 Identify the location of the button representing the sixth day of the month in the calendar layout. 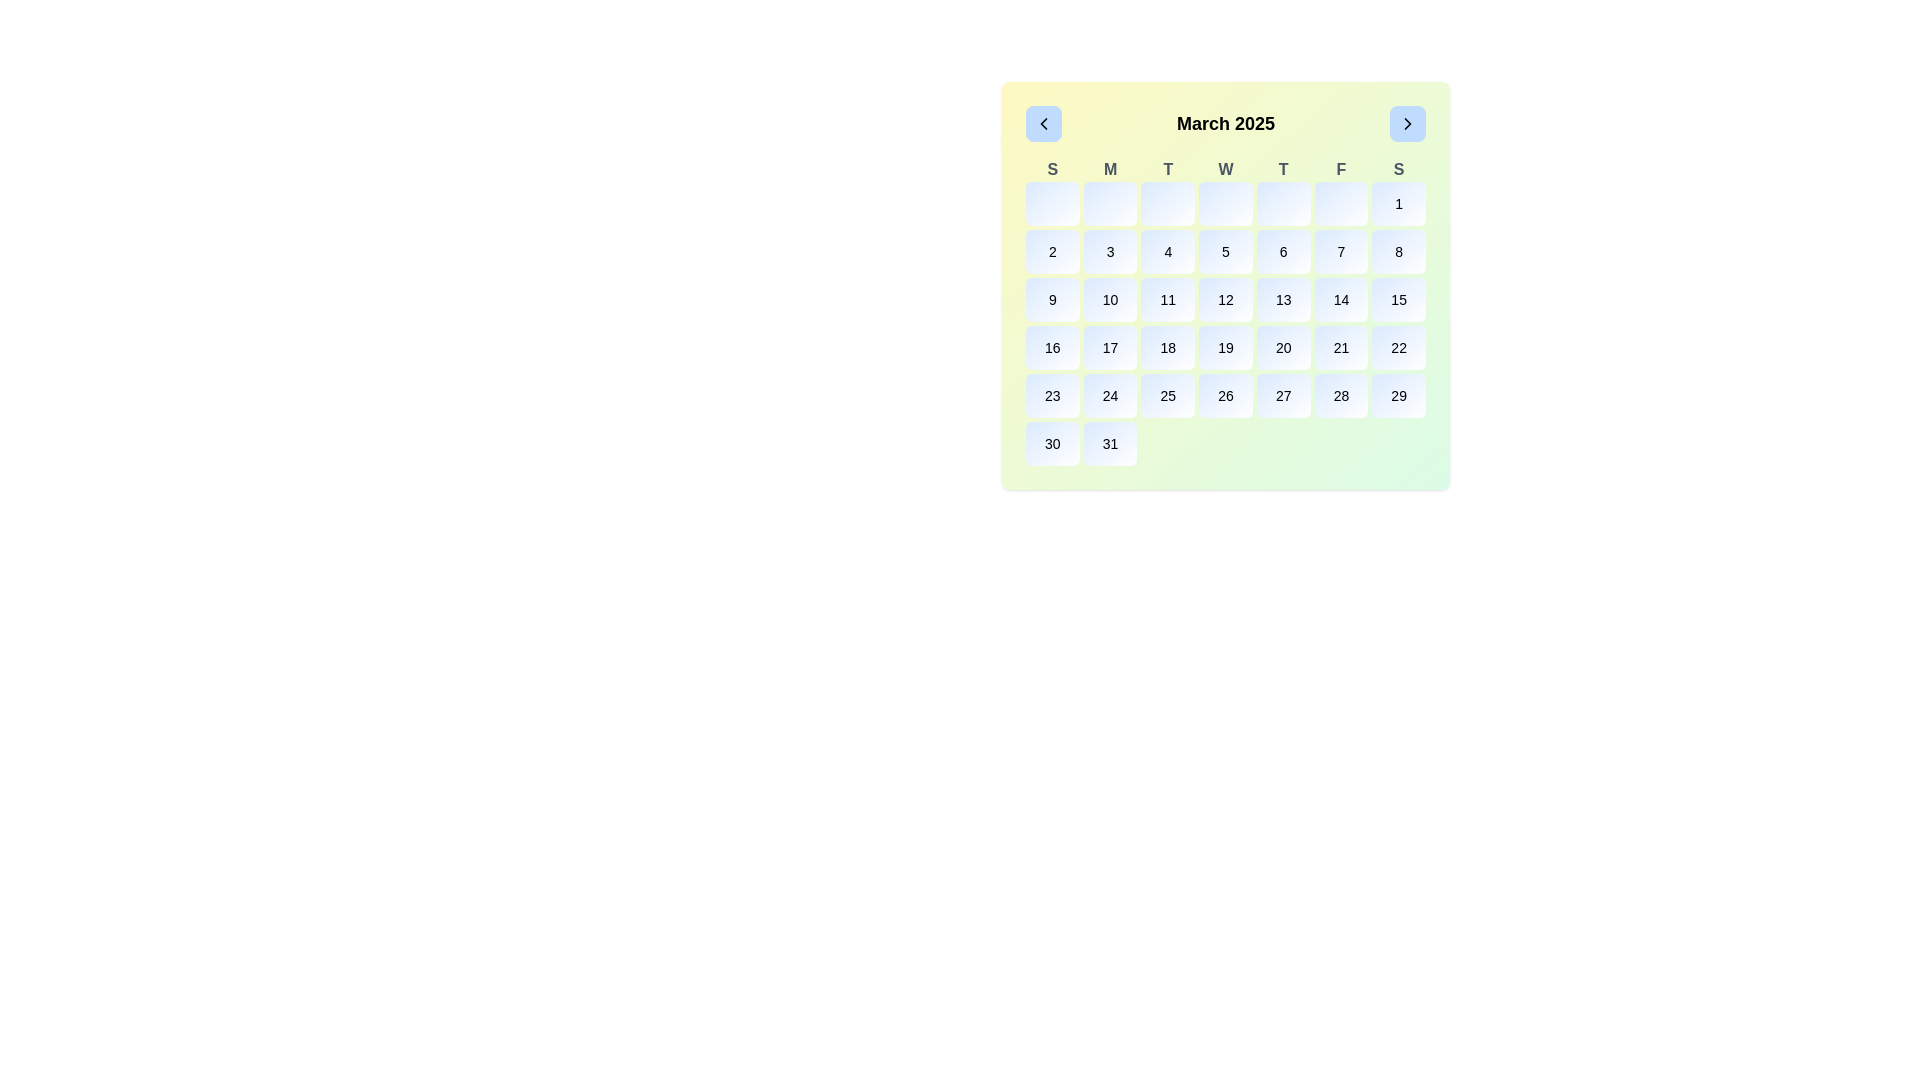
(1283, 250).